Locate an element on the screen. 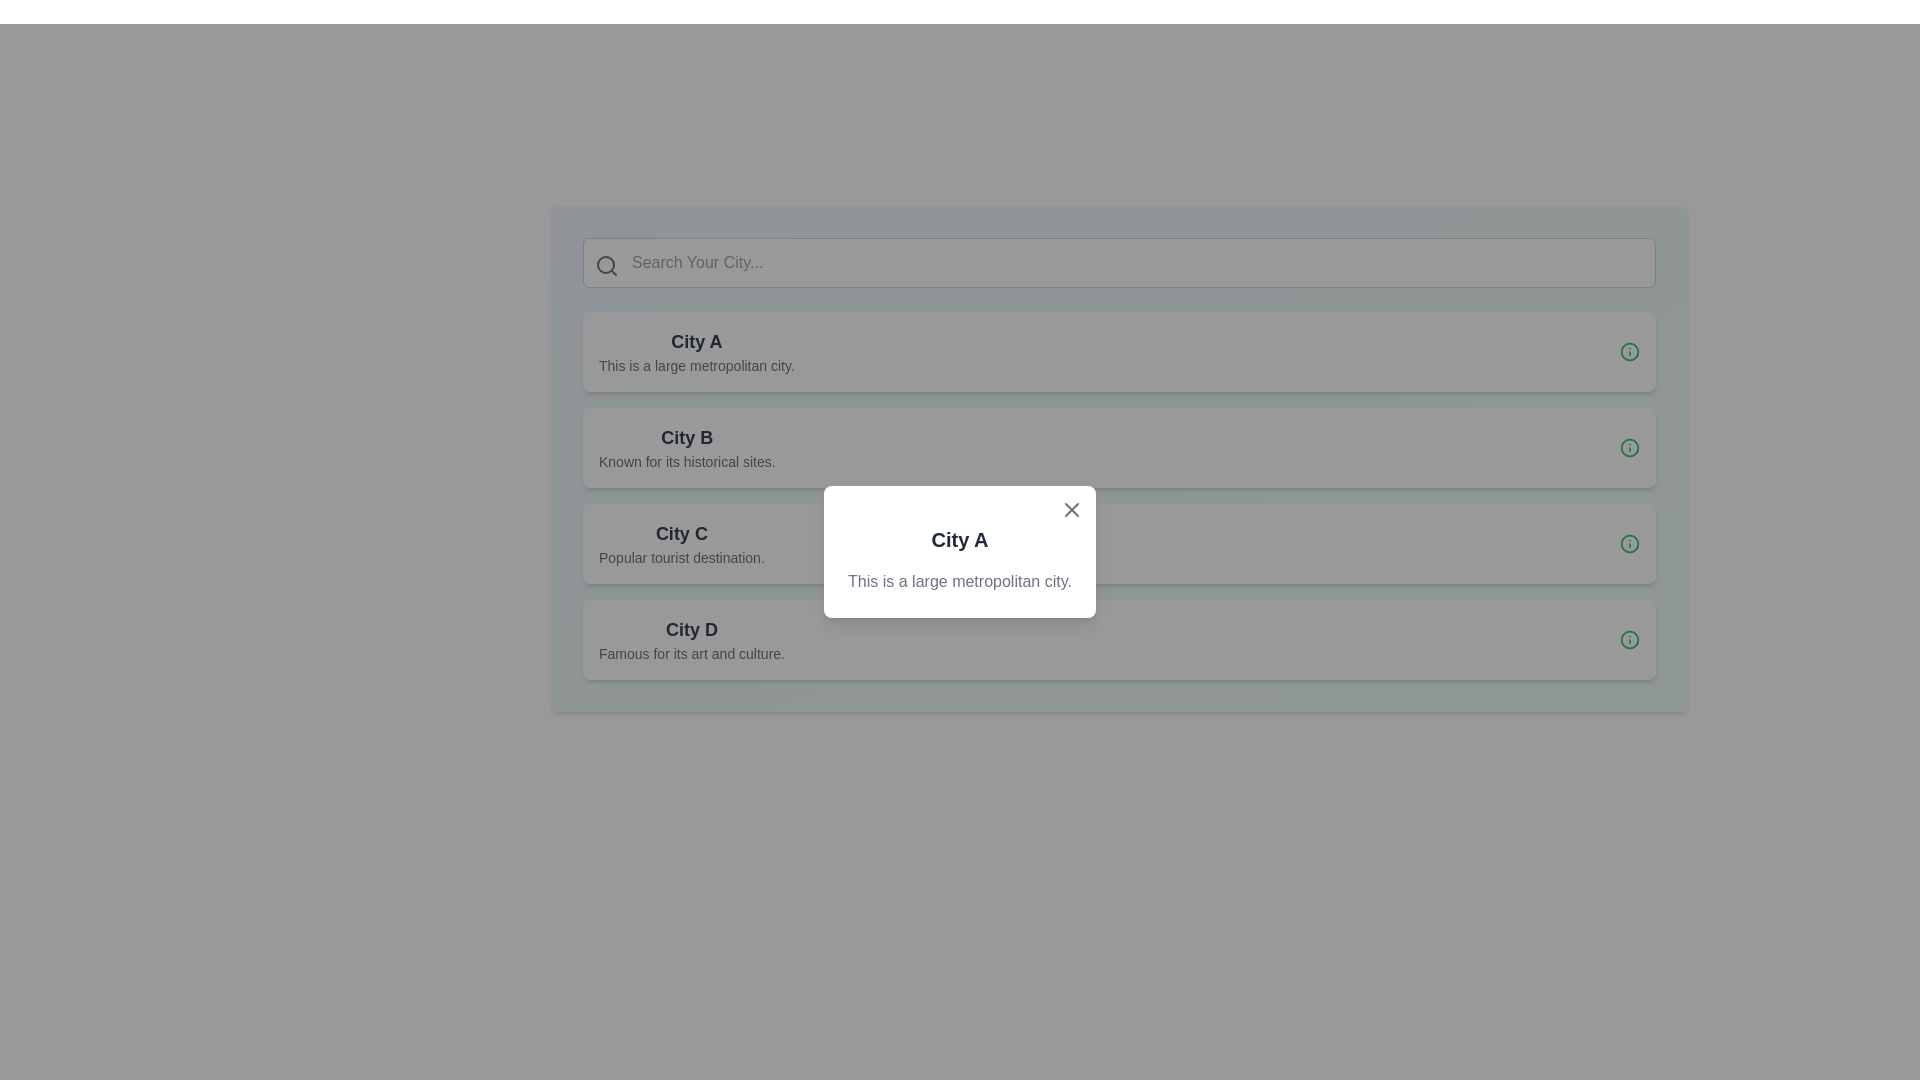 The image size is (1920, 1080). the static text element that contains the bold text 'City D', located in the fourth row of city descriptions is located at coordinates (691, 628).